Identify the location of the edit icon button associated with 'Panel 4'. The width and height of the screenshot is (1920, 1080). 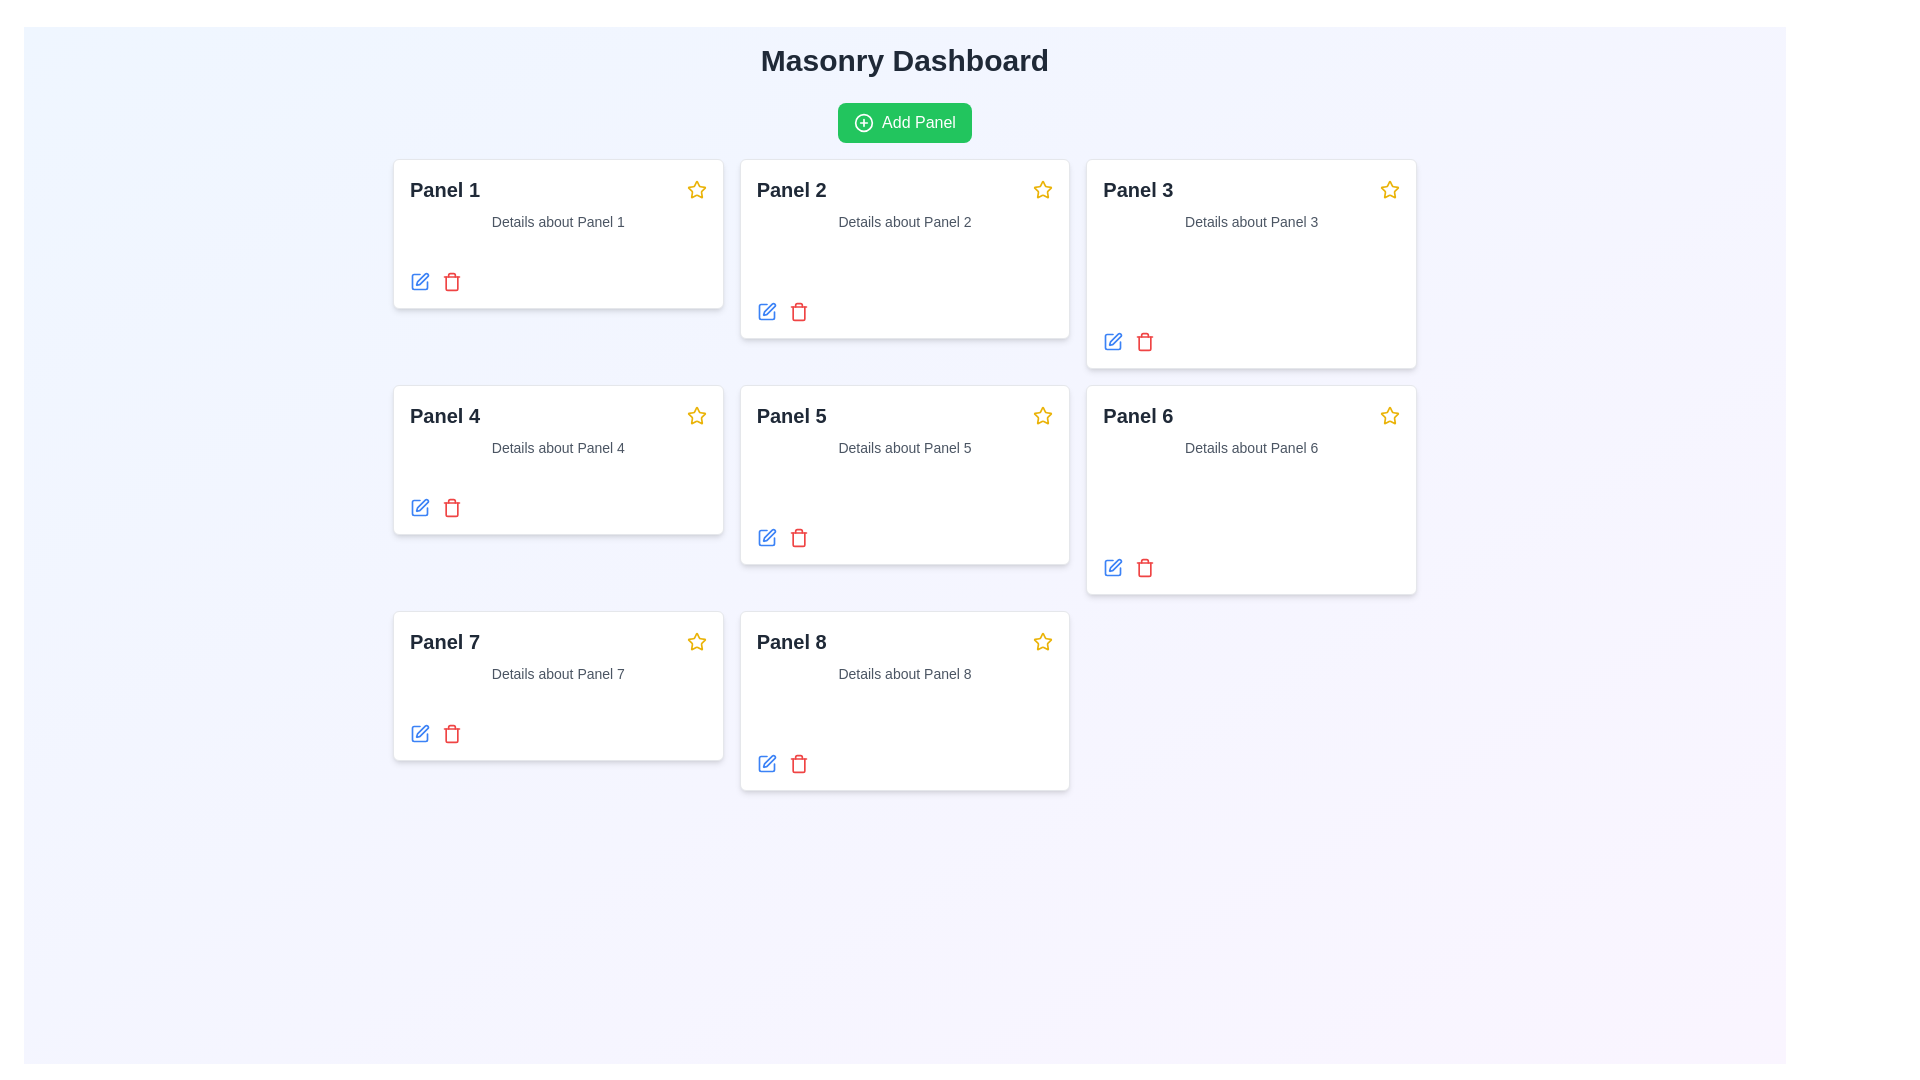
(421, 504).